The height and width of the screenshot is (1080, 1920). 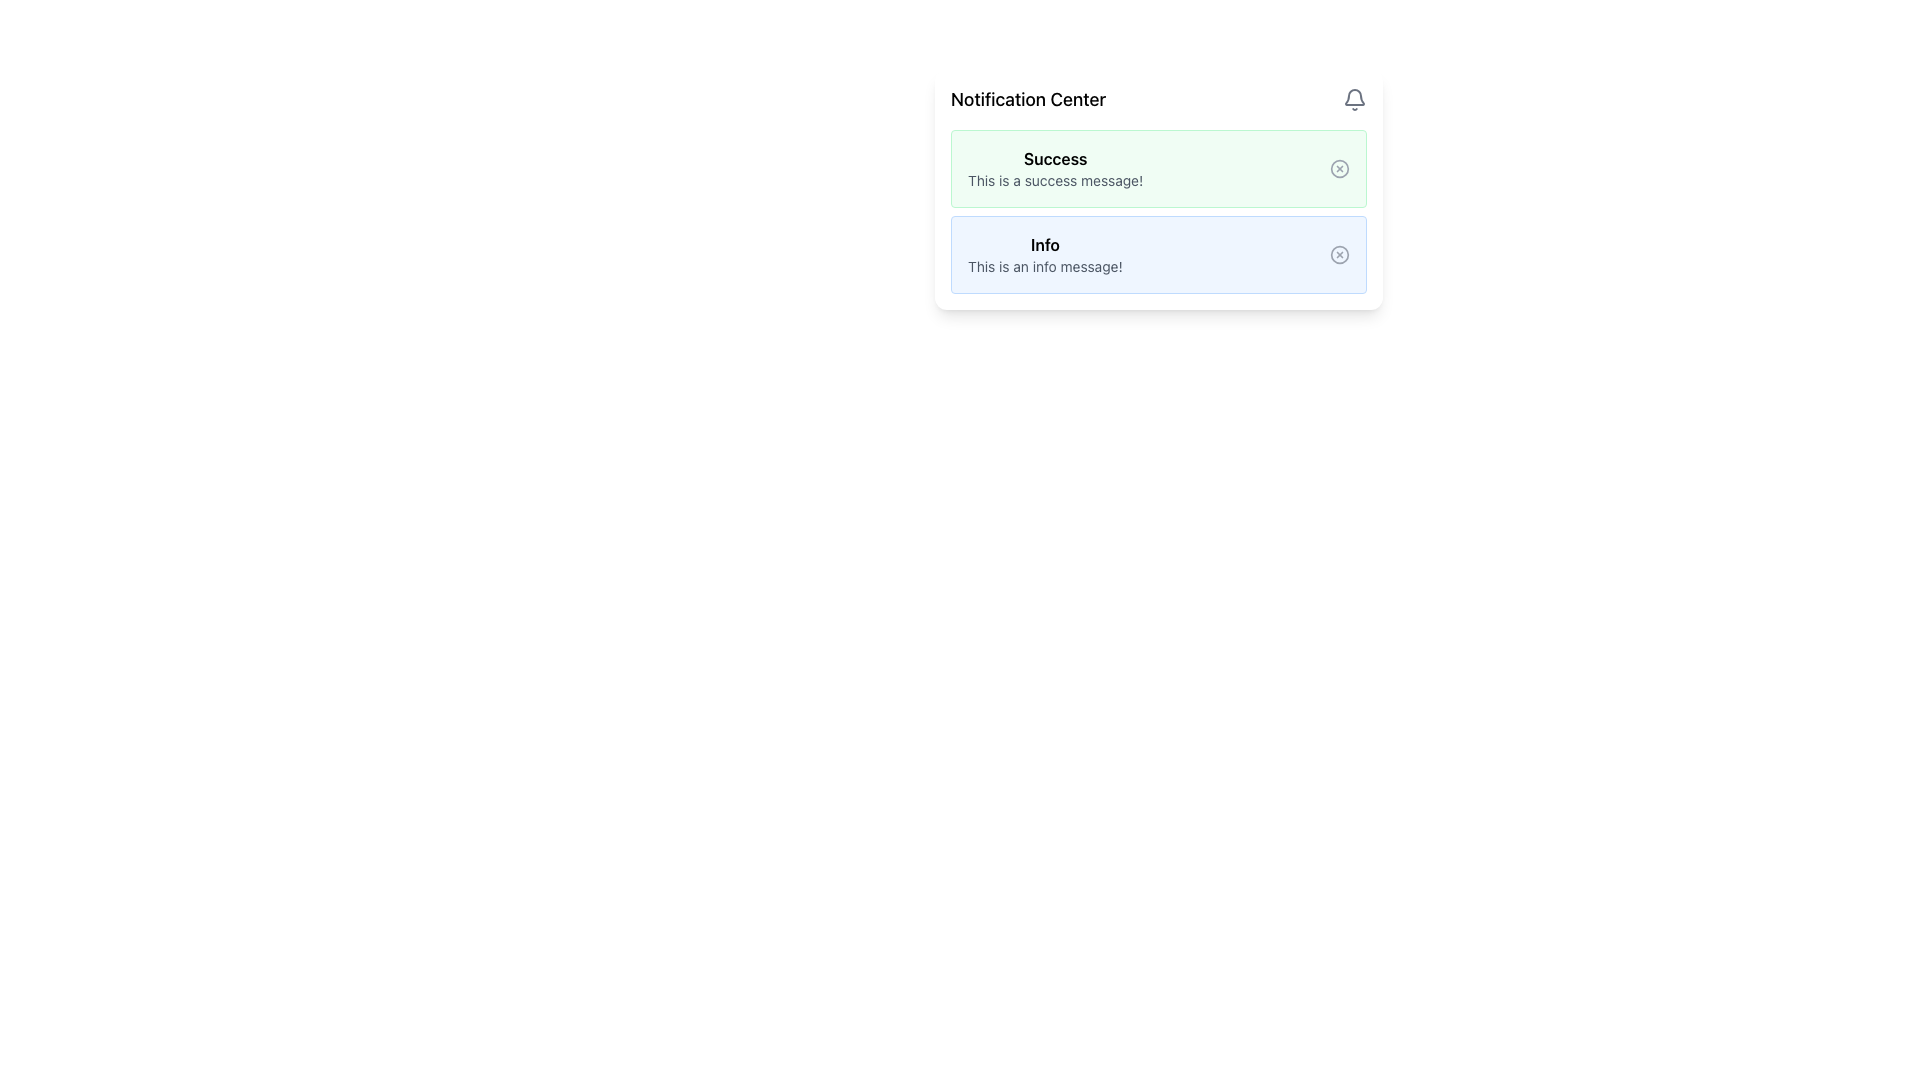 I want to click on the circular dismiss button with an 'X' shape in the center, located at the upper right corner of the green notification box labeled 'Success', so click(x=1339, y=168).